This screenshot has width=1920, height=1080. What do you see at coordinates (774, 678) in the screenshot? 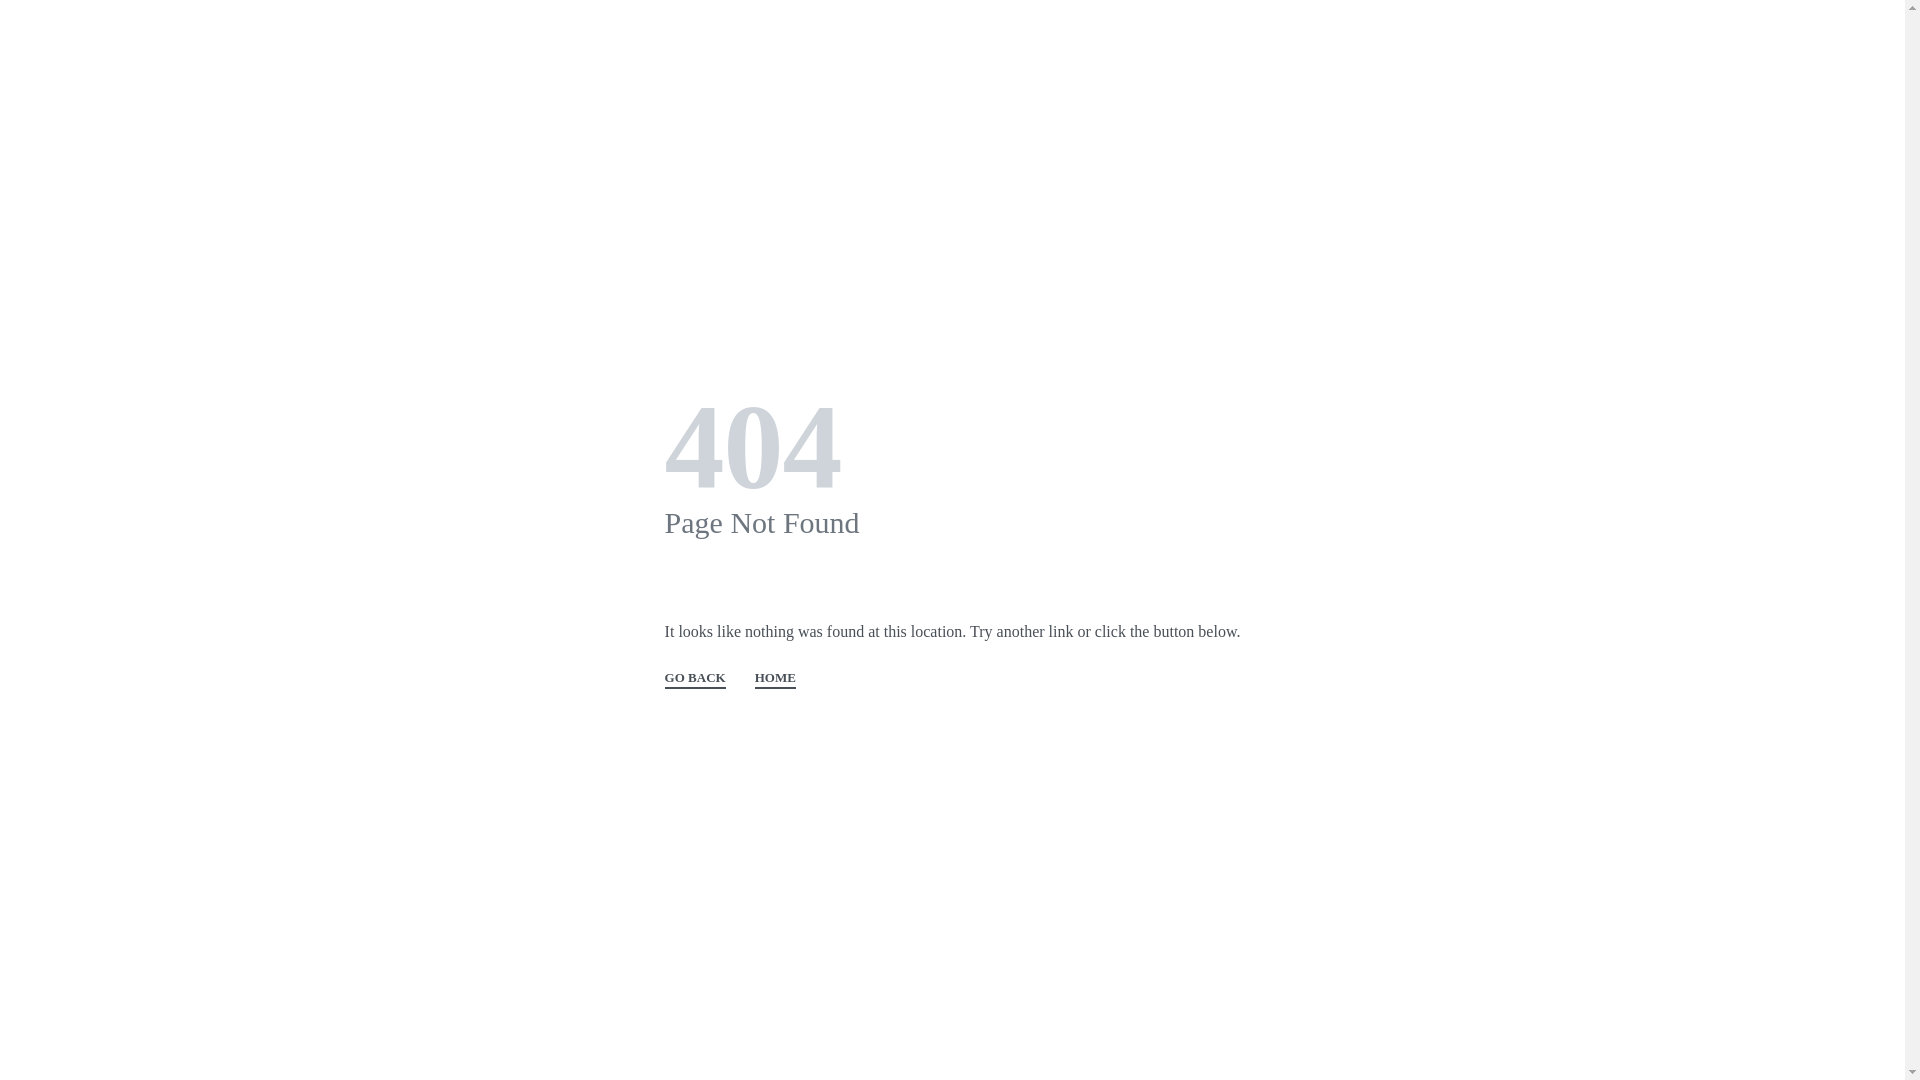
I see `'HOME'` at bounding box center [774, 678].